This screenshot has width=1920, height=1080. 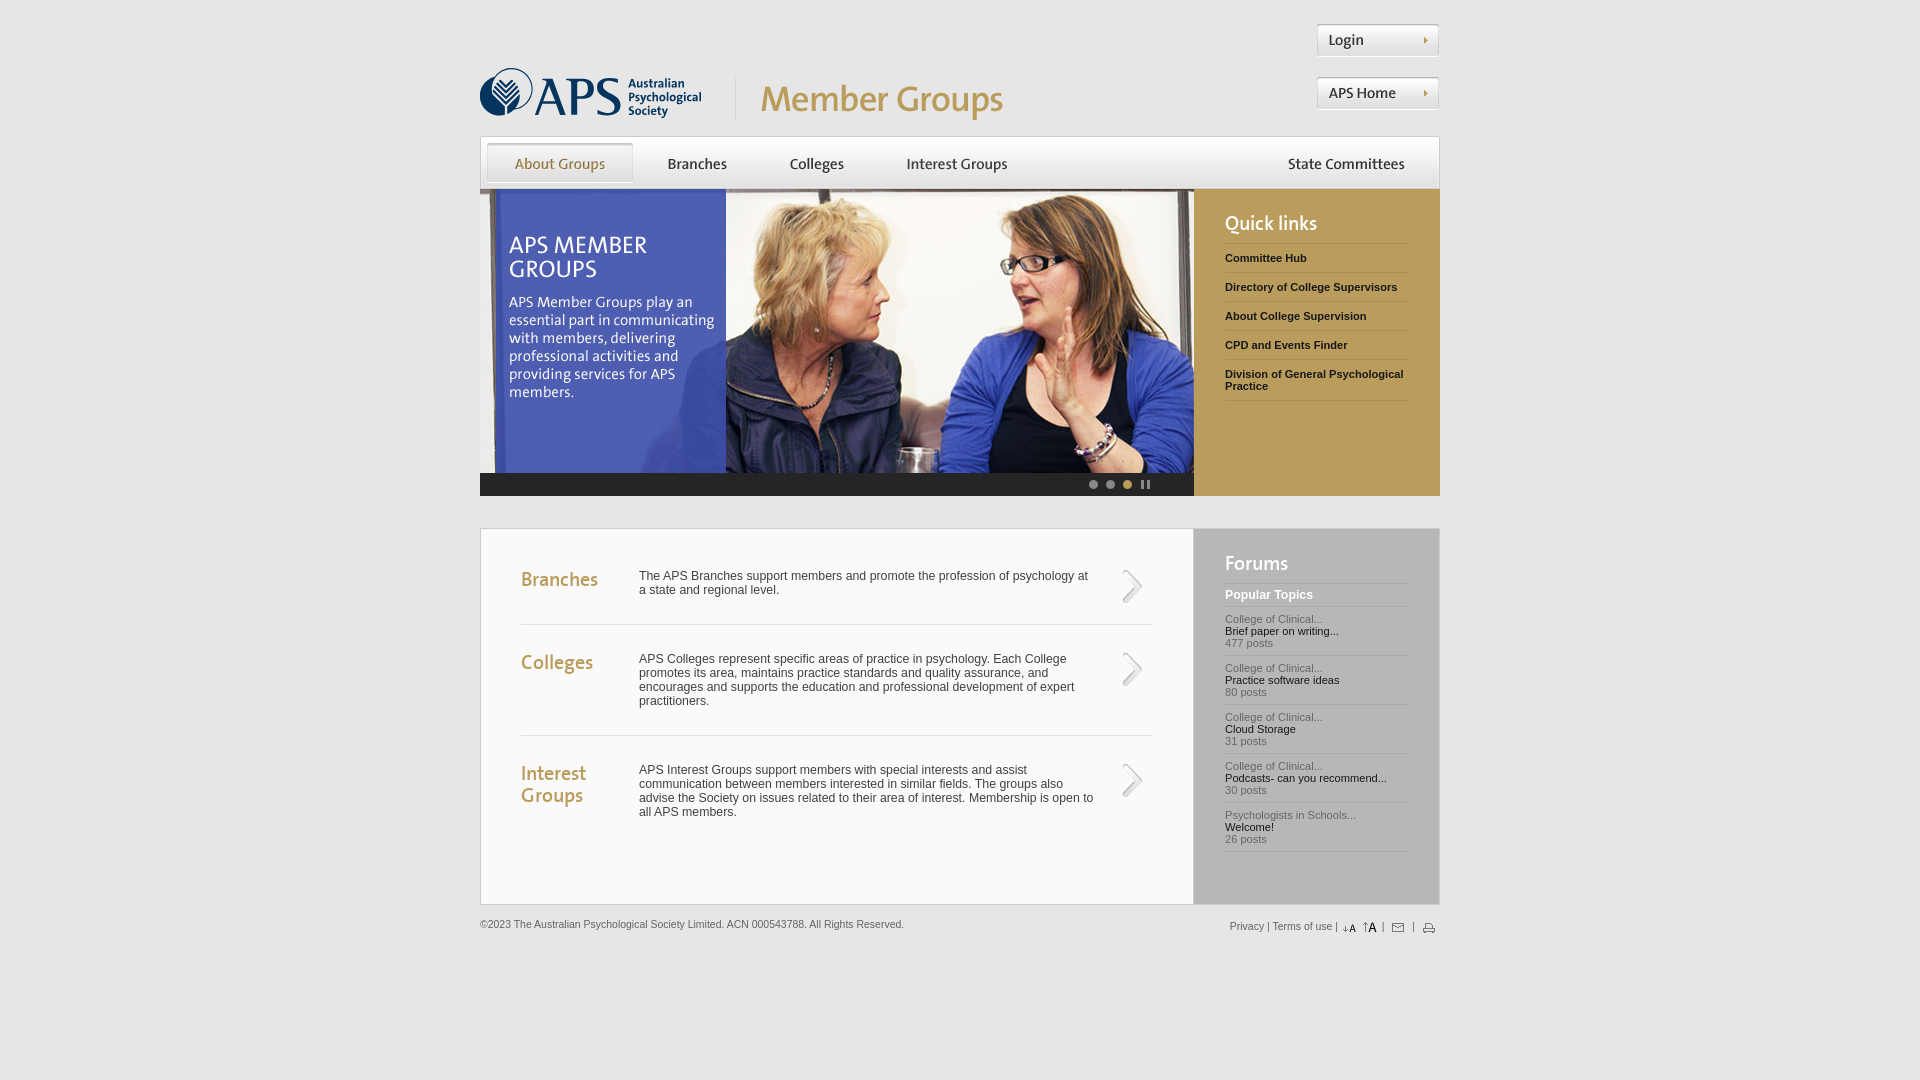 What do you see at coordinates (1316, 257) in the screenshot?
I see `'Committee Hub'` at bounding box center [1316, 257].